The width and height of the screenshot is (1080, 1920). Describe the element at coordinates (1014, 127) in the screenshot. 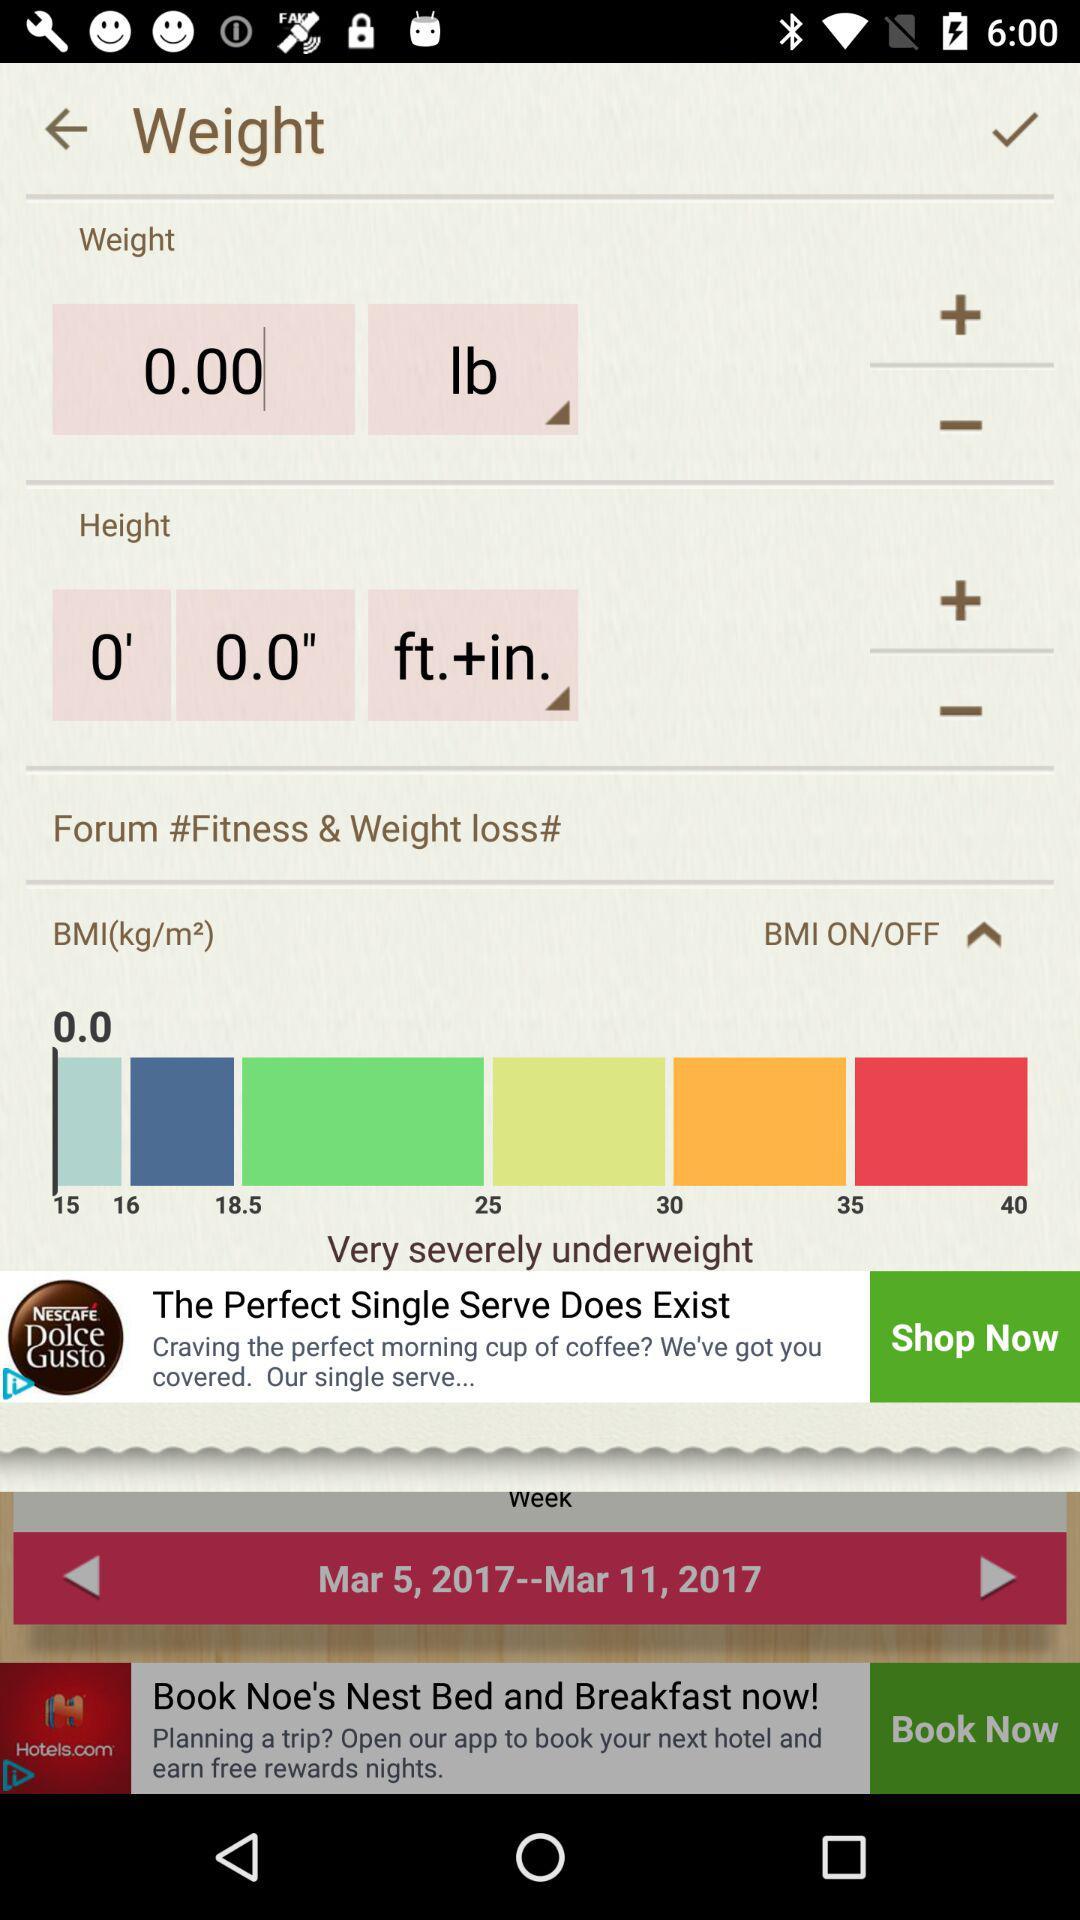

I see `the check icon` at that location.